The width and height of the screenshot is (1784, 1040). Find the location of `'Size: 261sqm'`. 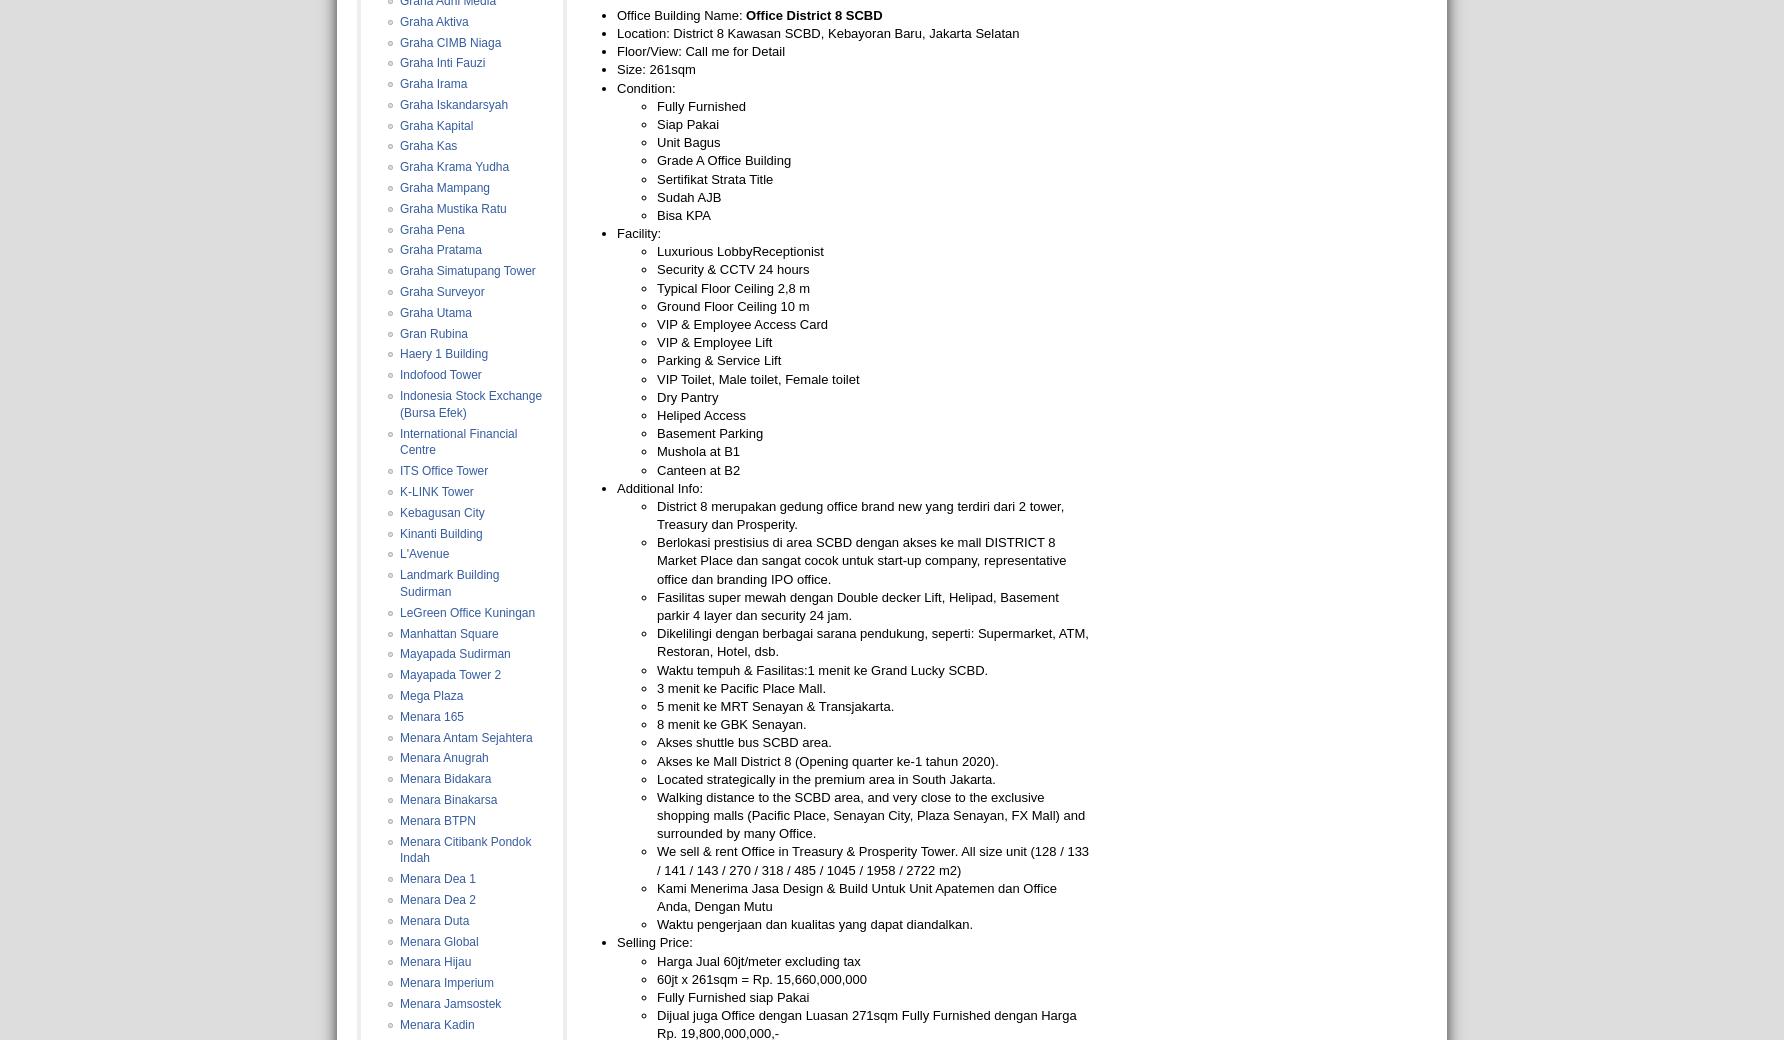

'Size: 261sqm' is located at coordinates (656, 68).